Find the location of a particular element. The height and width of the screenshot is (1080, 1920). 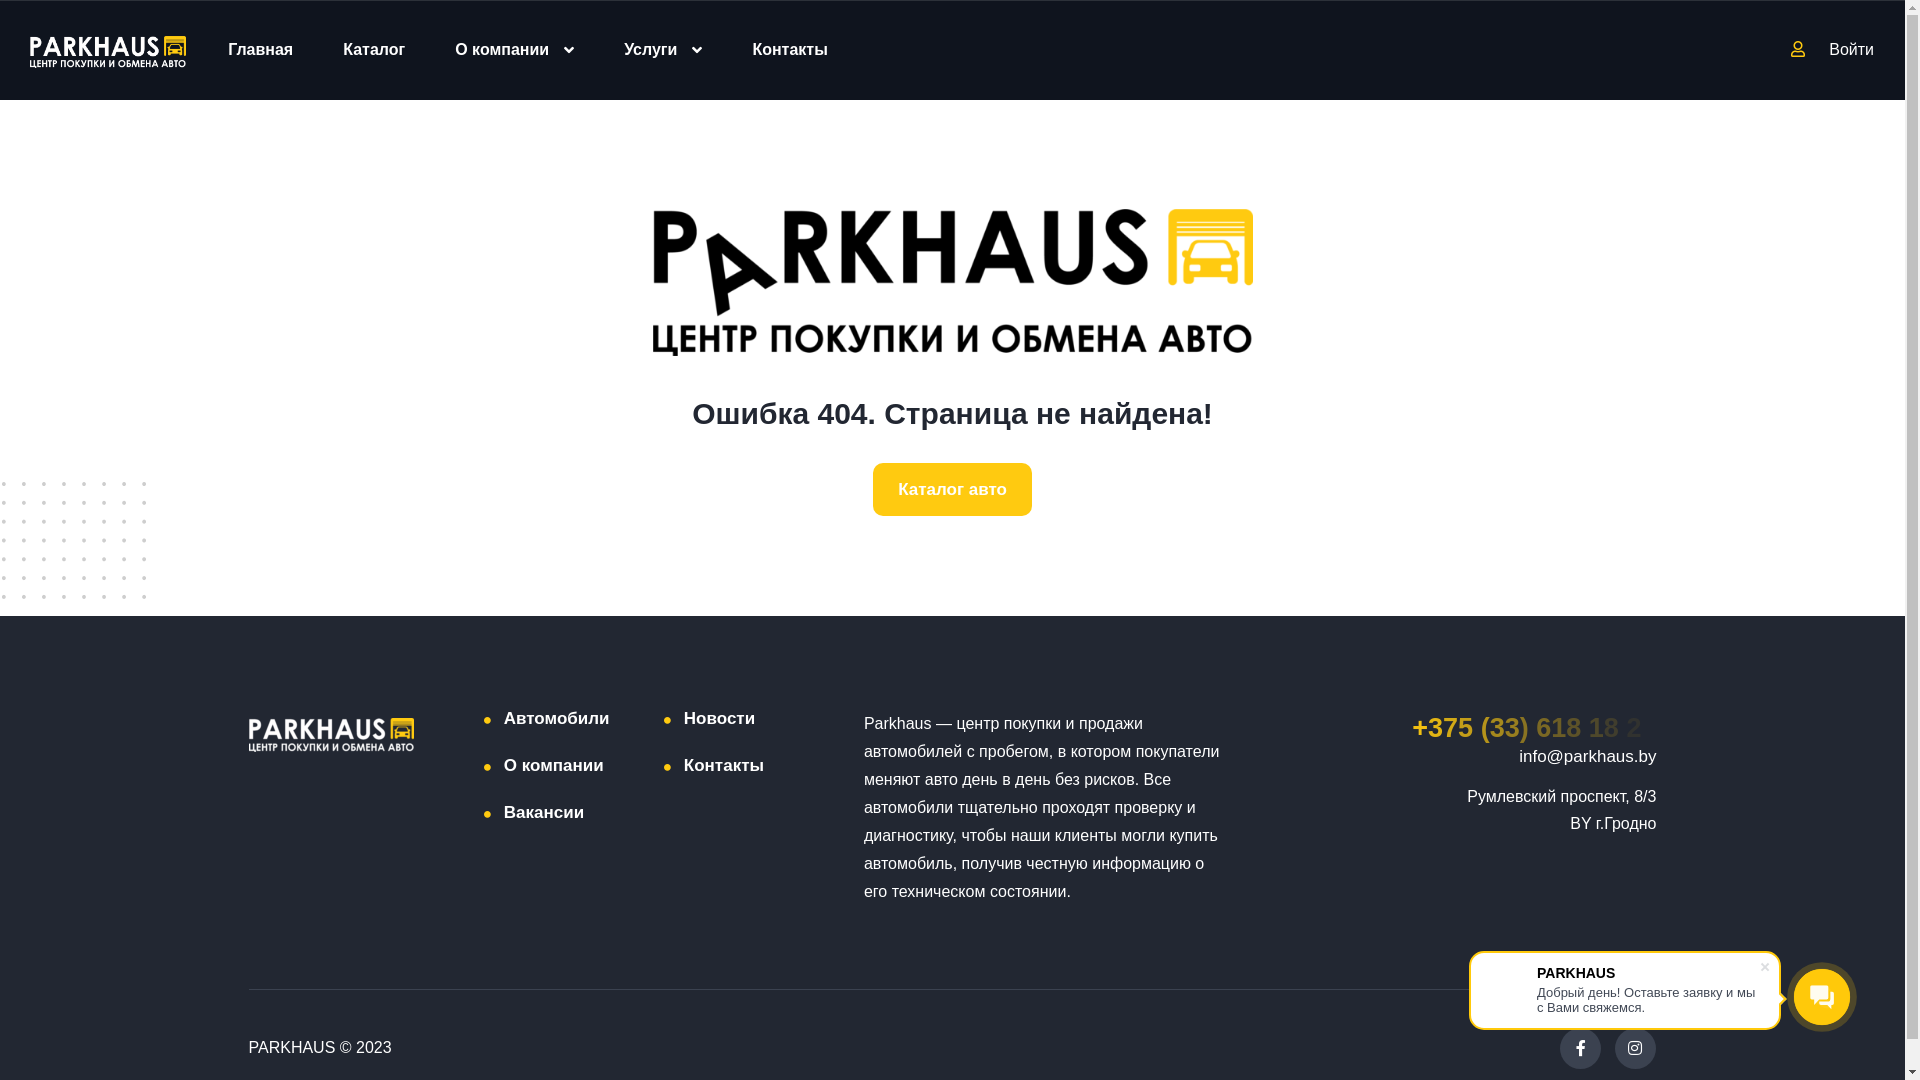

'info@parkhaus.by' is located at coordinates (1586, 756).